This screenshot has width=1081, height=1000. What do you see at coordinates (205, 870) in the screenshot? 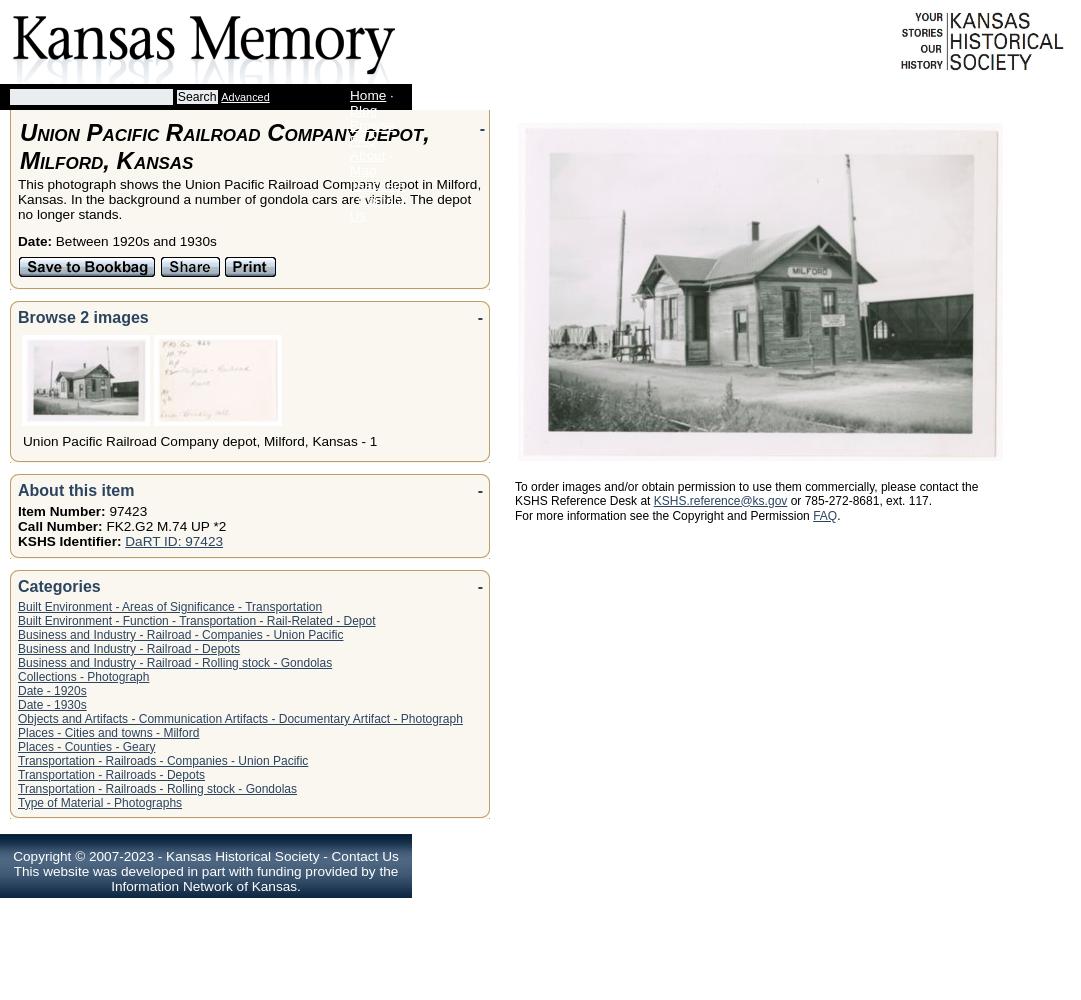
I see `'This website was developed in part with funding provided by the'` at bounding box center [205, 870].